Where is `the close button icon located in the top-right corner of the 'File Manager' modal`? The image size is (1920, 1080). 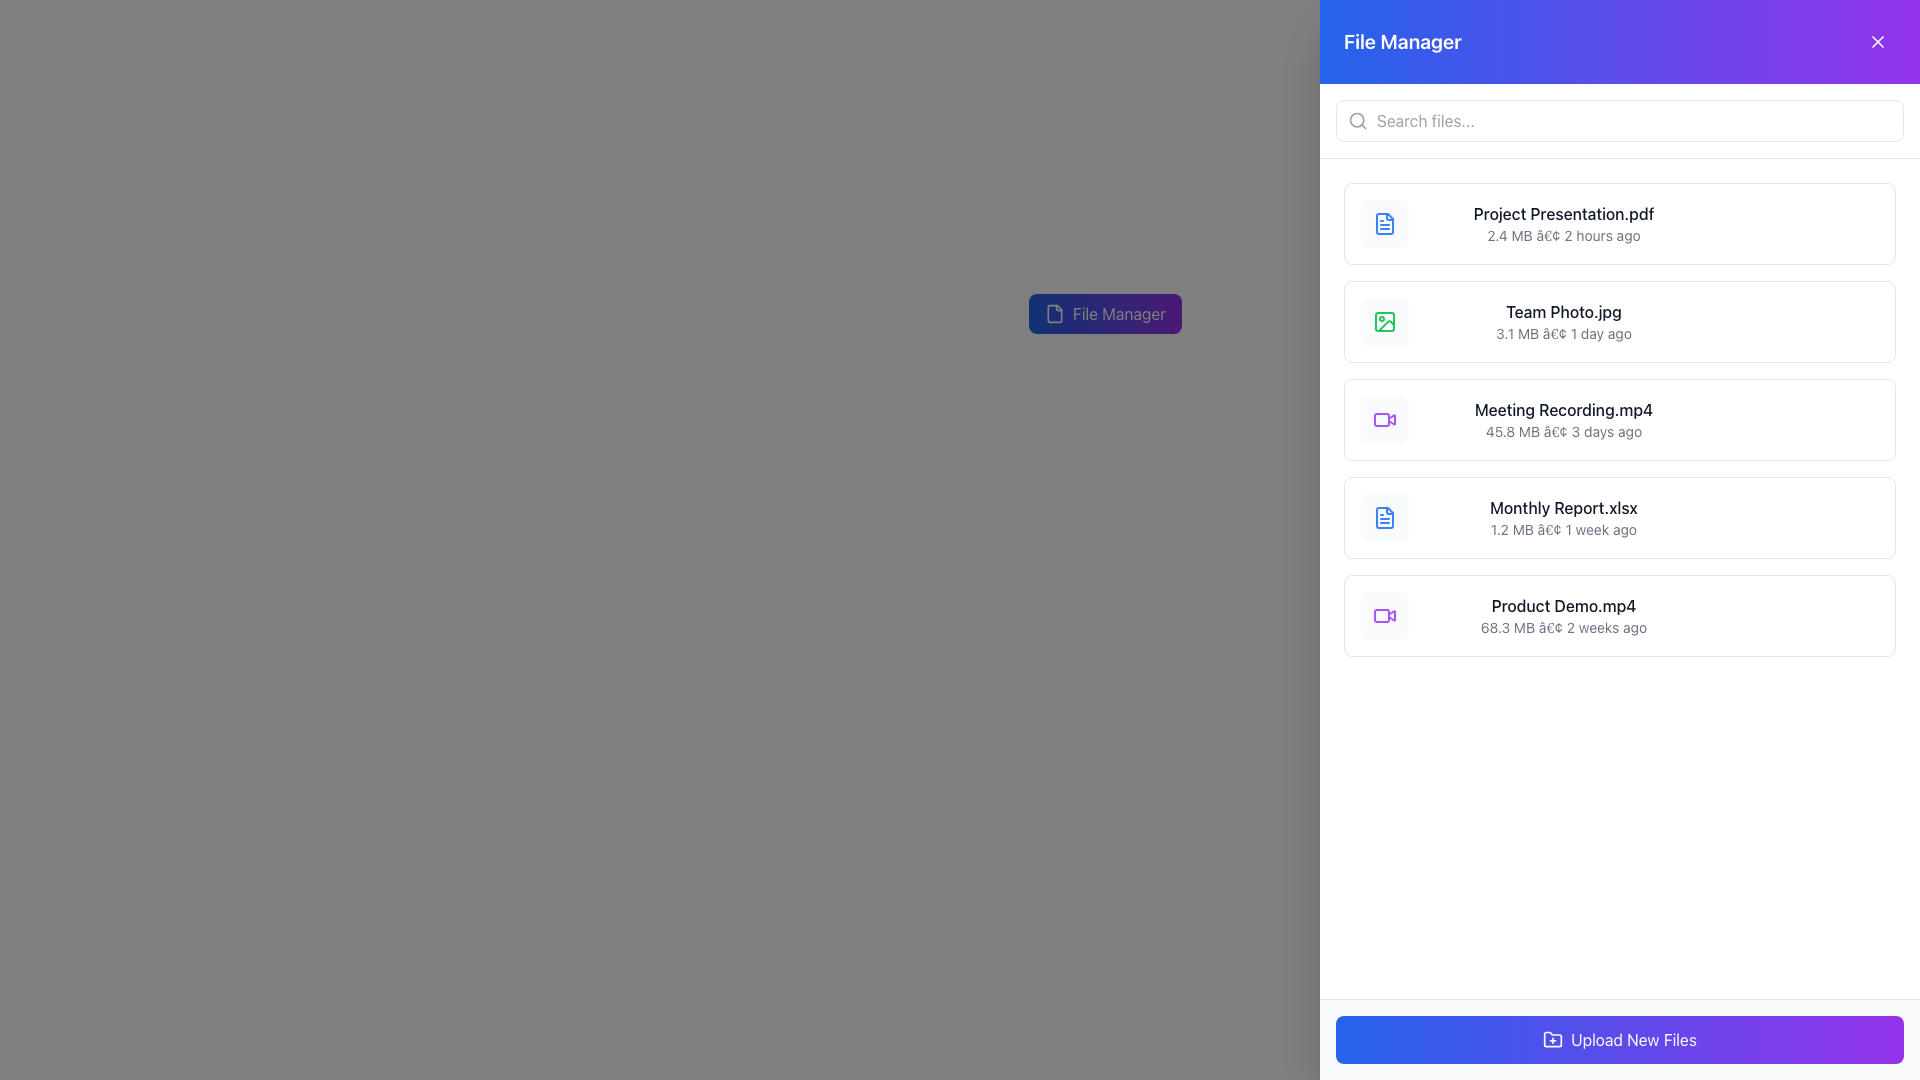 the close button icon located in the top-right corner of the 'File Manager' modal is located at coordinates (1876, 42).